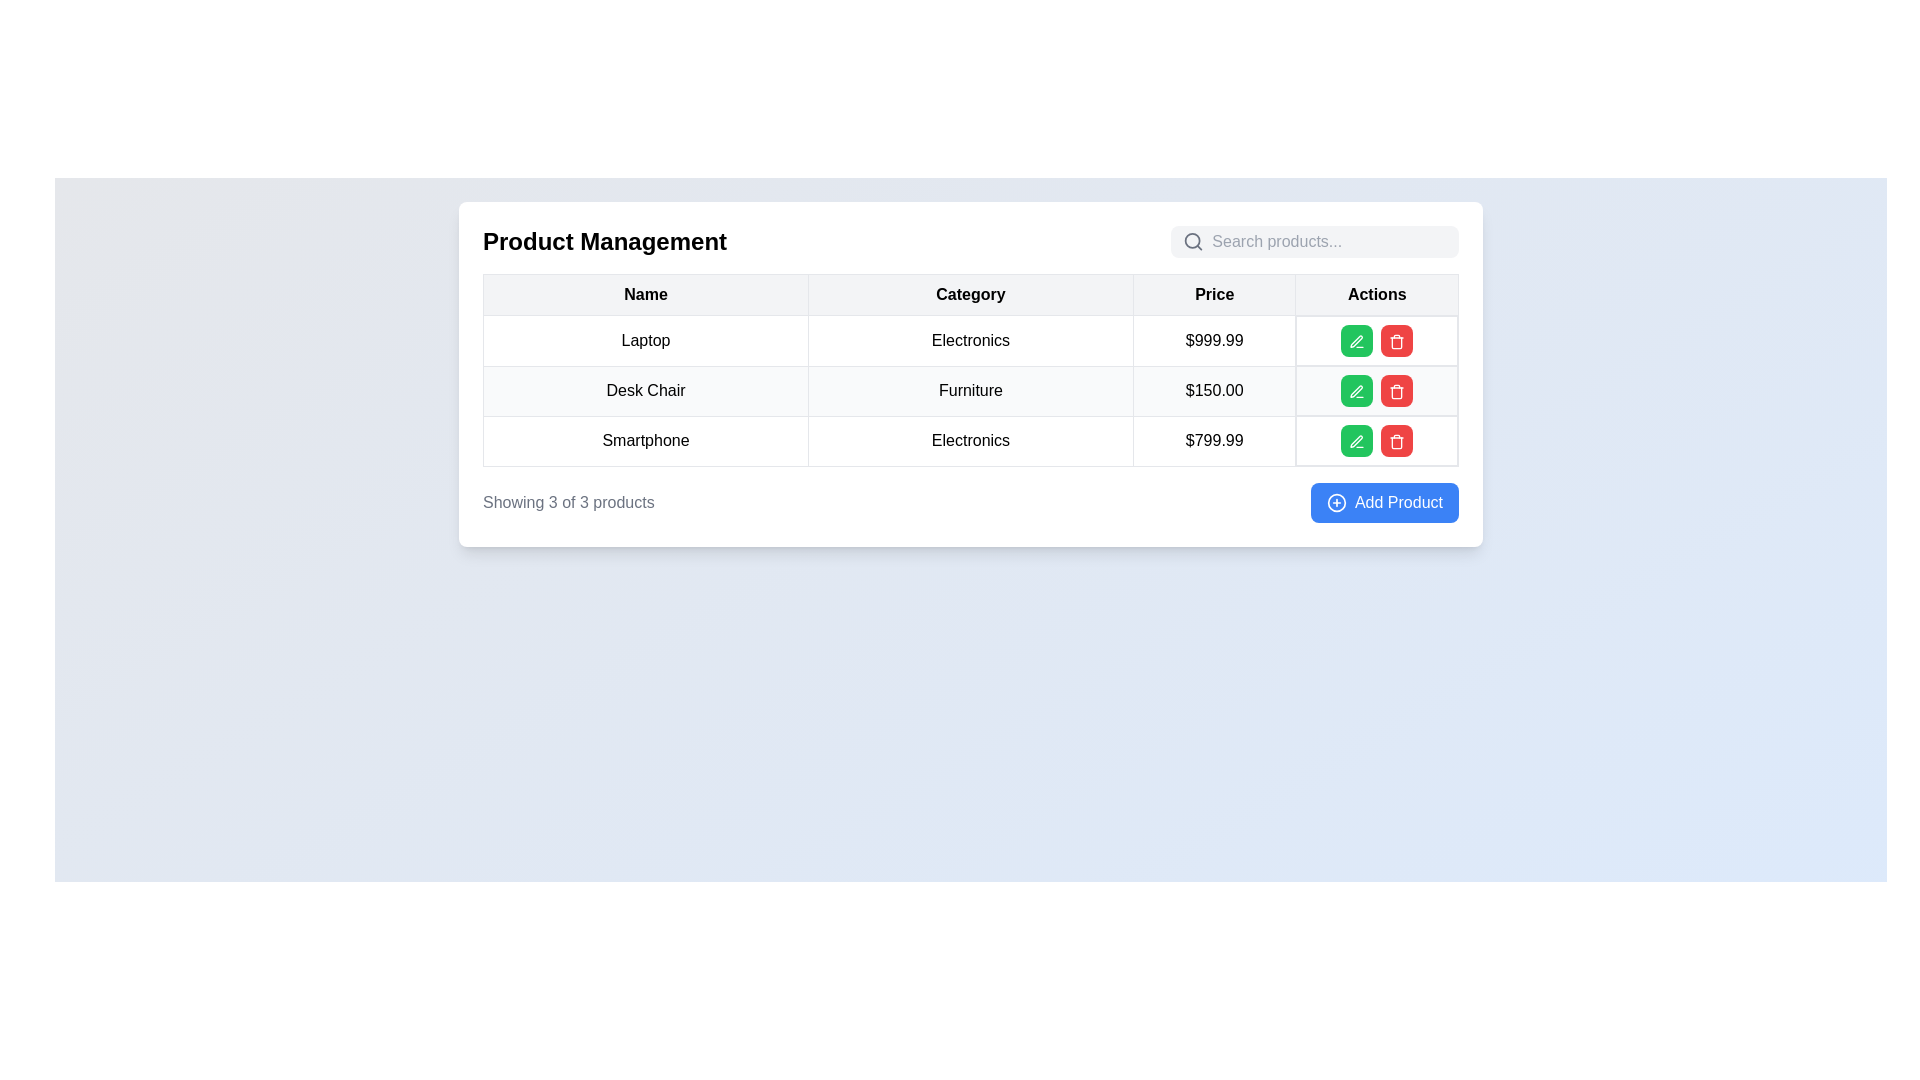  I want to click on the text field displaying 'Furniture' in the second row of the table under the 'Category' column, so click(970, 390).